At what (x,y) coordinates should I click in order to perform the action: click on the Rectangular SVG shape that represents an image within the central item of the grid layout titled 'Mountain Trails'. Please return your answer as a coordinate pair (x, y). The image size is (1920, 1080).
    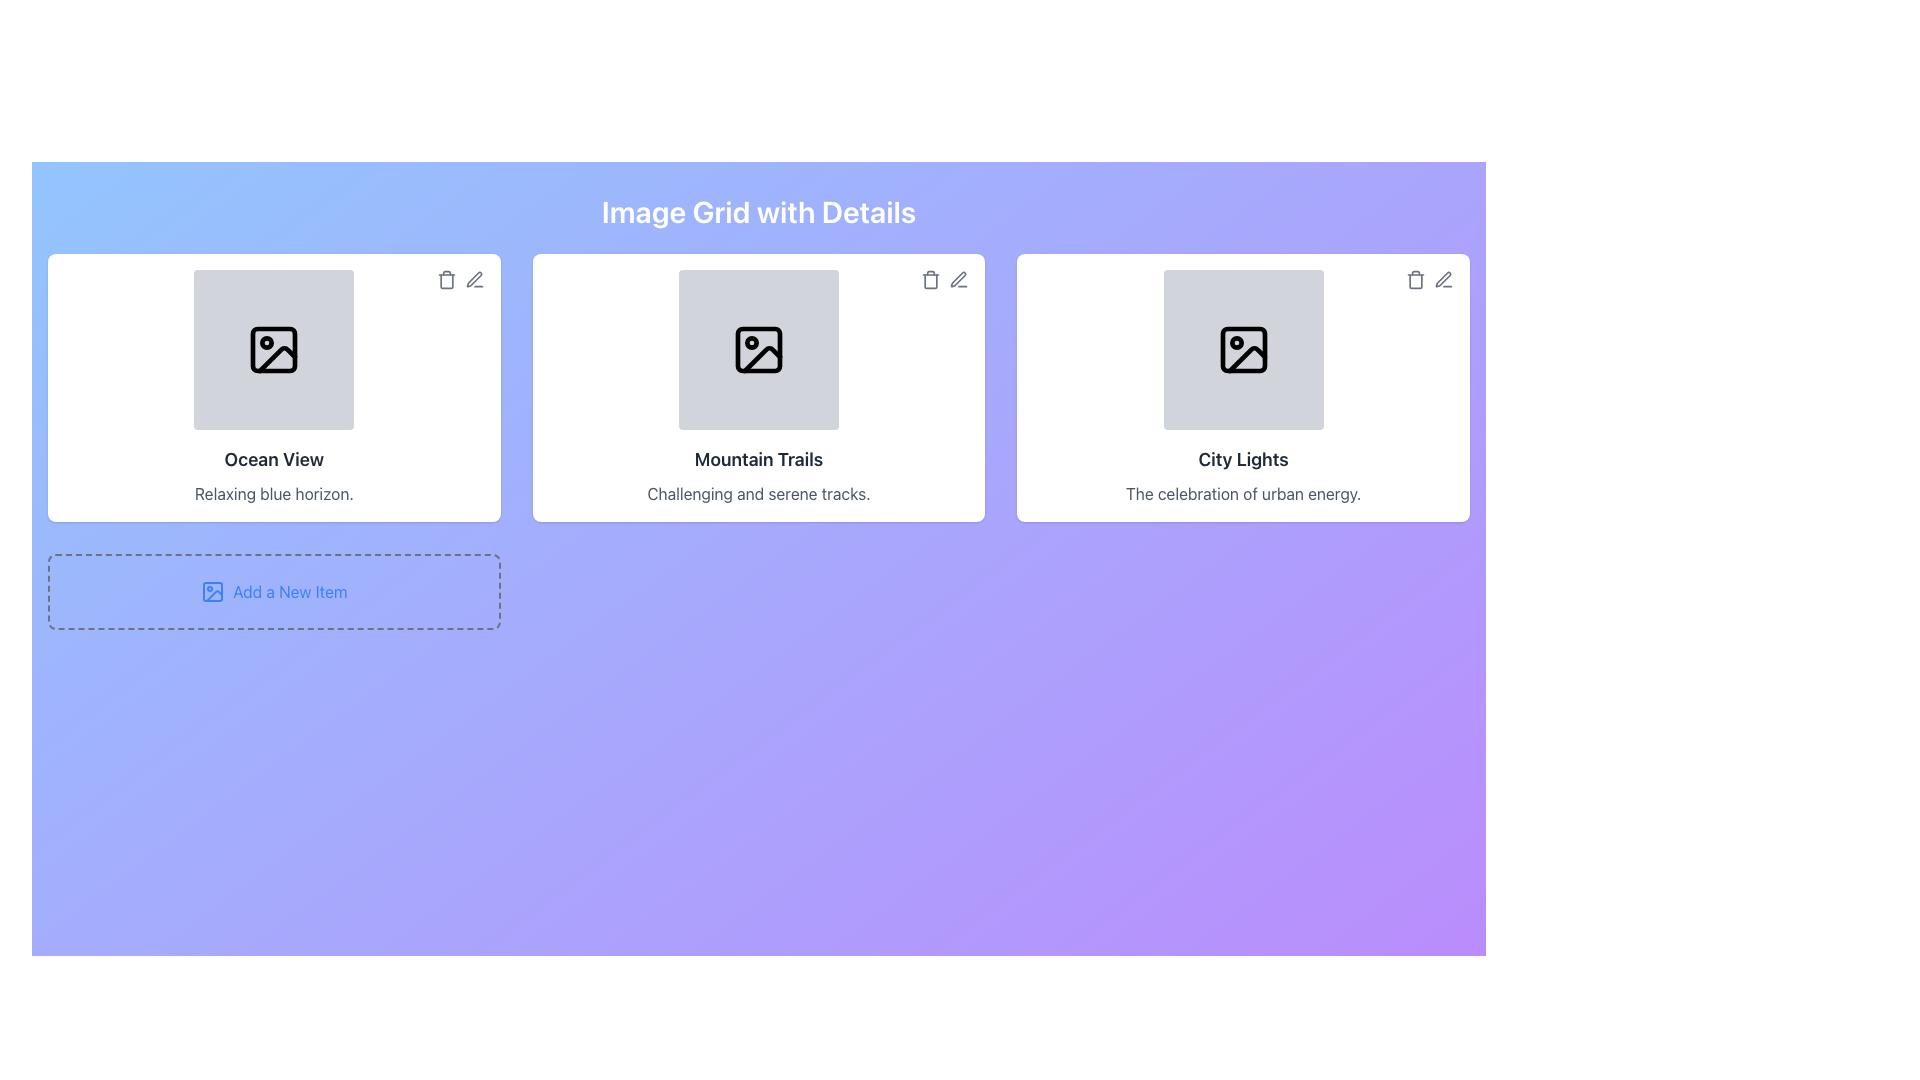
    Looking at the image, I should click on (757, 349).